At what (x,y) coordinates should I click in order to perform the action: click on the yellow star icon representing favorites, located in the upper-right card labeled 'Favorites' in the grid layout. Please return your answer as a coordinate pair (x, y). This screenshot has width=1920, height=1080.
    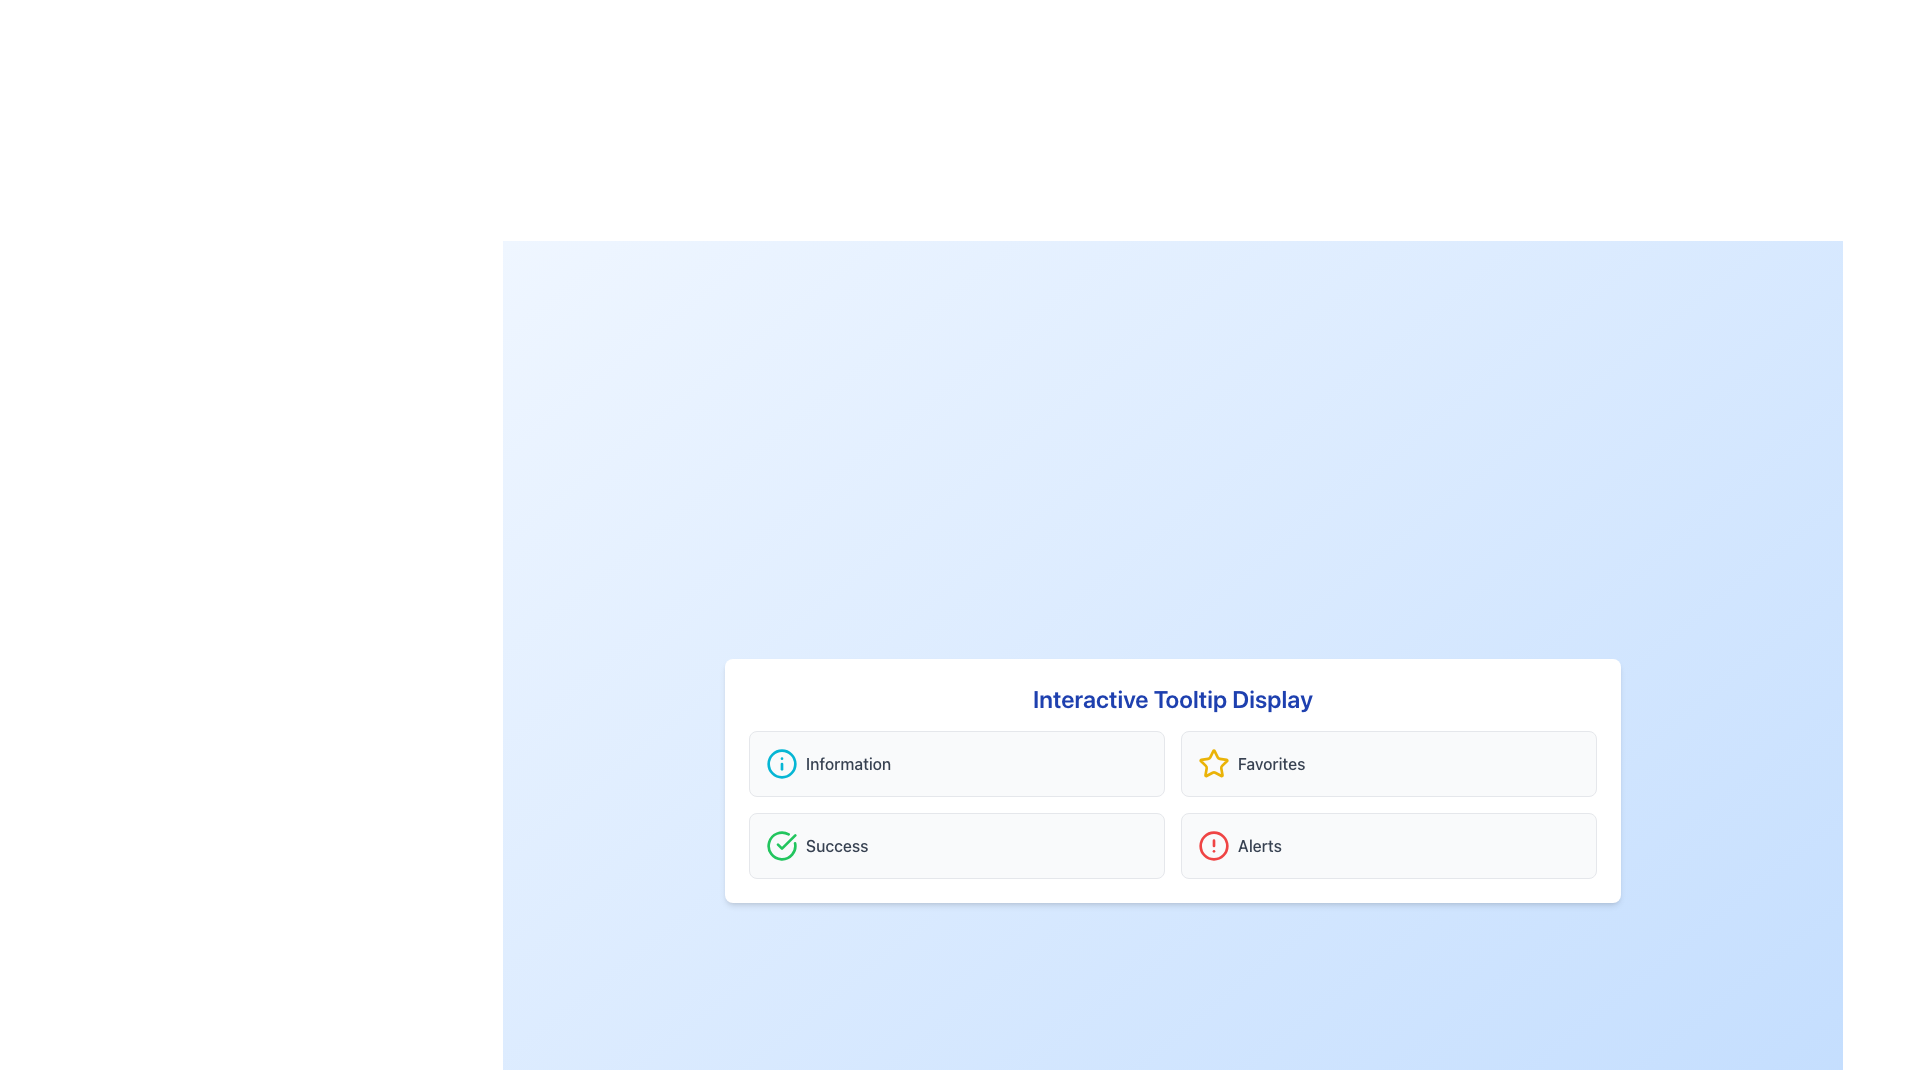
    Looking at the image, I should click on (1213, 763).